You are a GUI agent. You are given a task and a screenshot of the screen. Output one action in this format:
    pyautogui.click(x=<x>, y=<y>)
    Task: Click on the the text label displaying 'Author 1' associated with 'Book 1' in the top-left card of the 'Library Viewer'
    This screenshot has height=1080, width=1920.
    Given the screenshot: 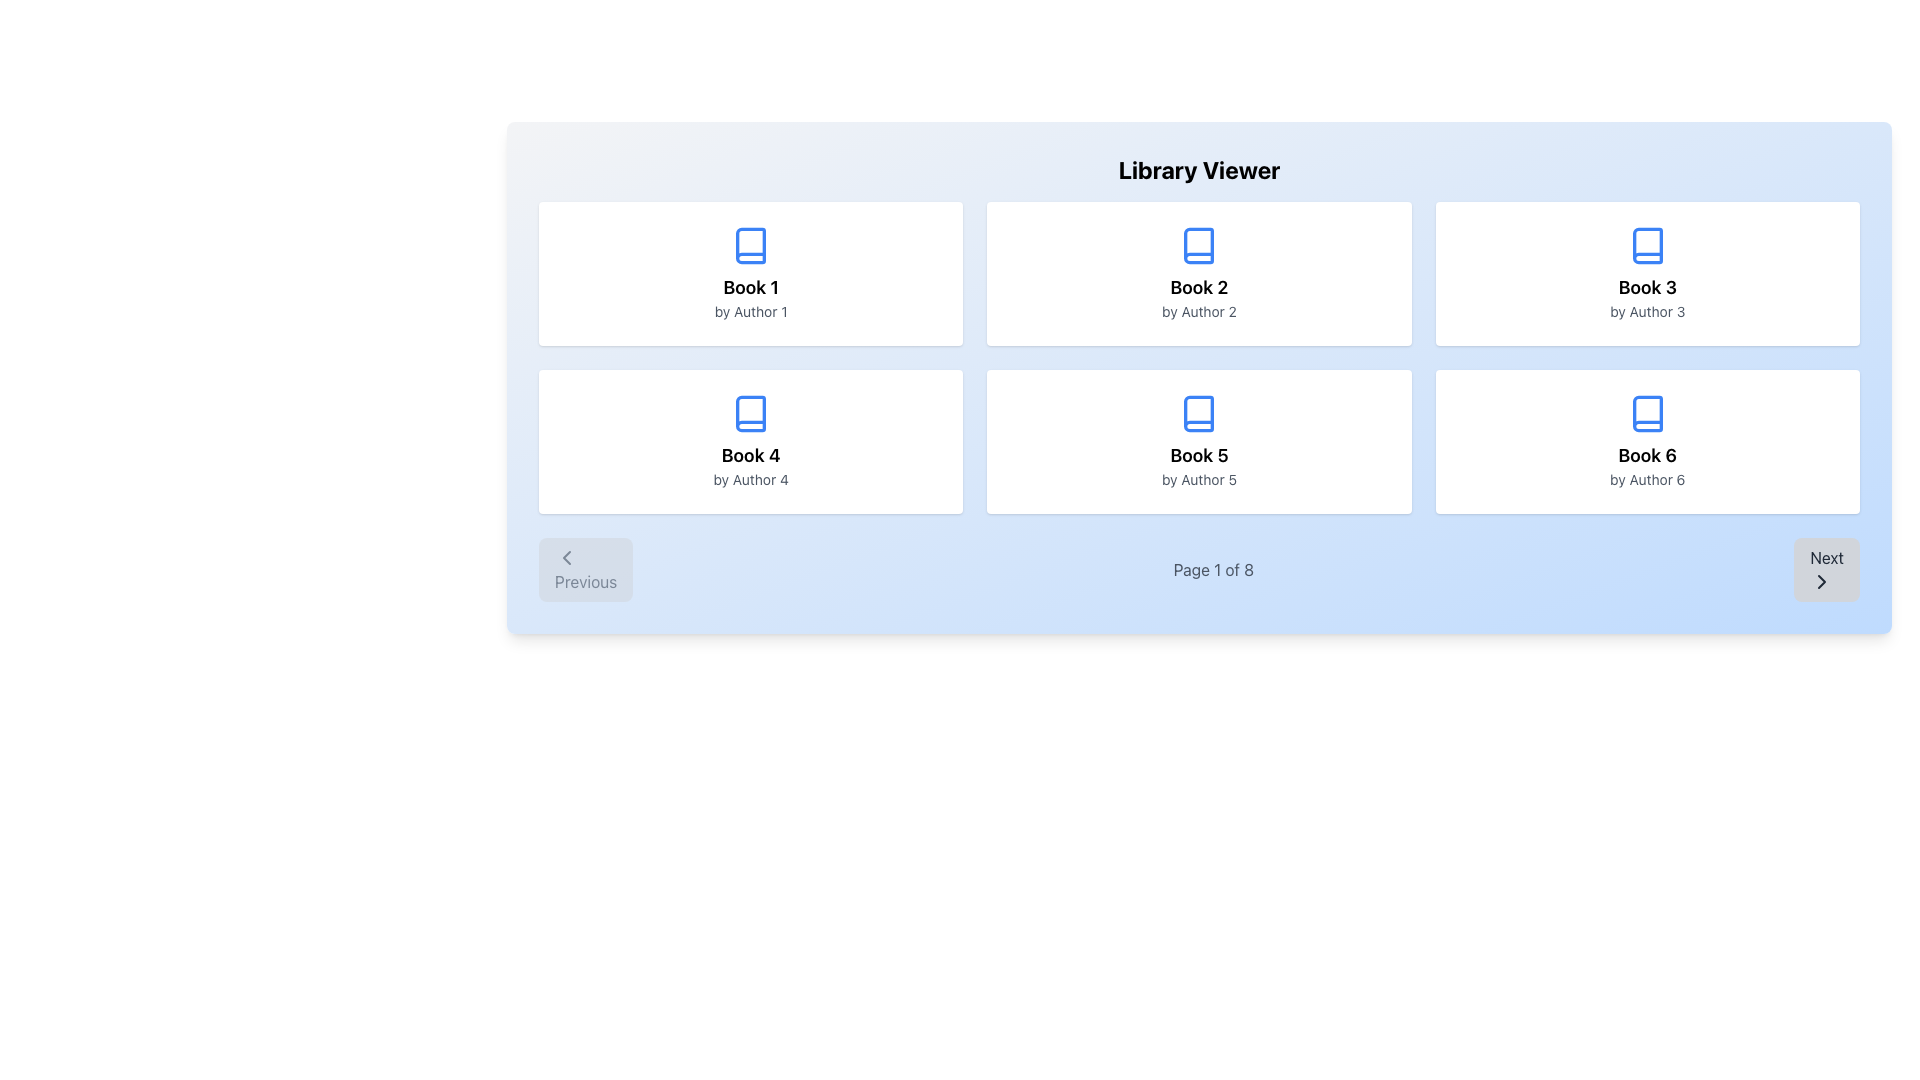 What is the action you would take?
    pyautogui.click(x=750, y=312)
    